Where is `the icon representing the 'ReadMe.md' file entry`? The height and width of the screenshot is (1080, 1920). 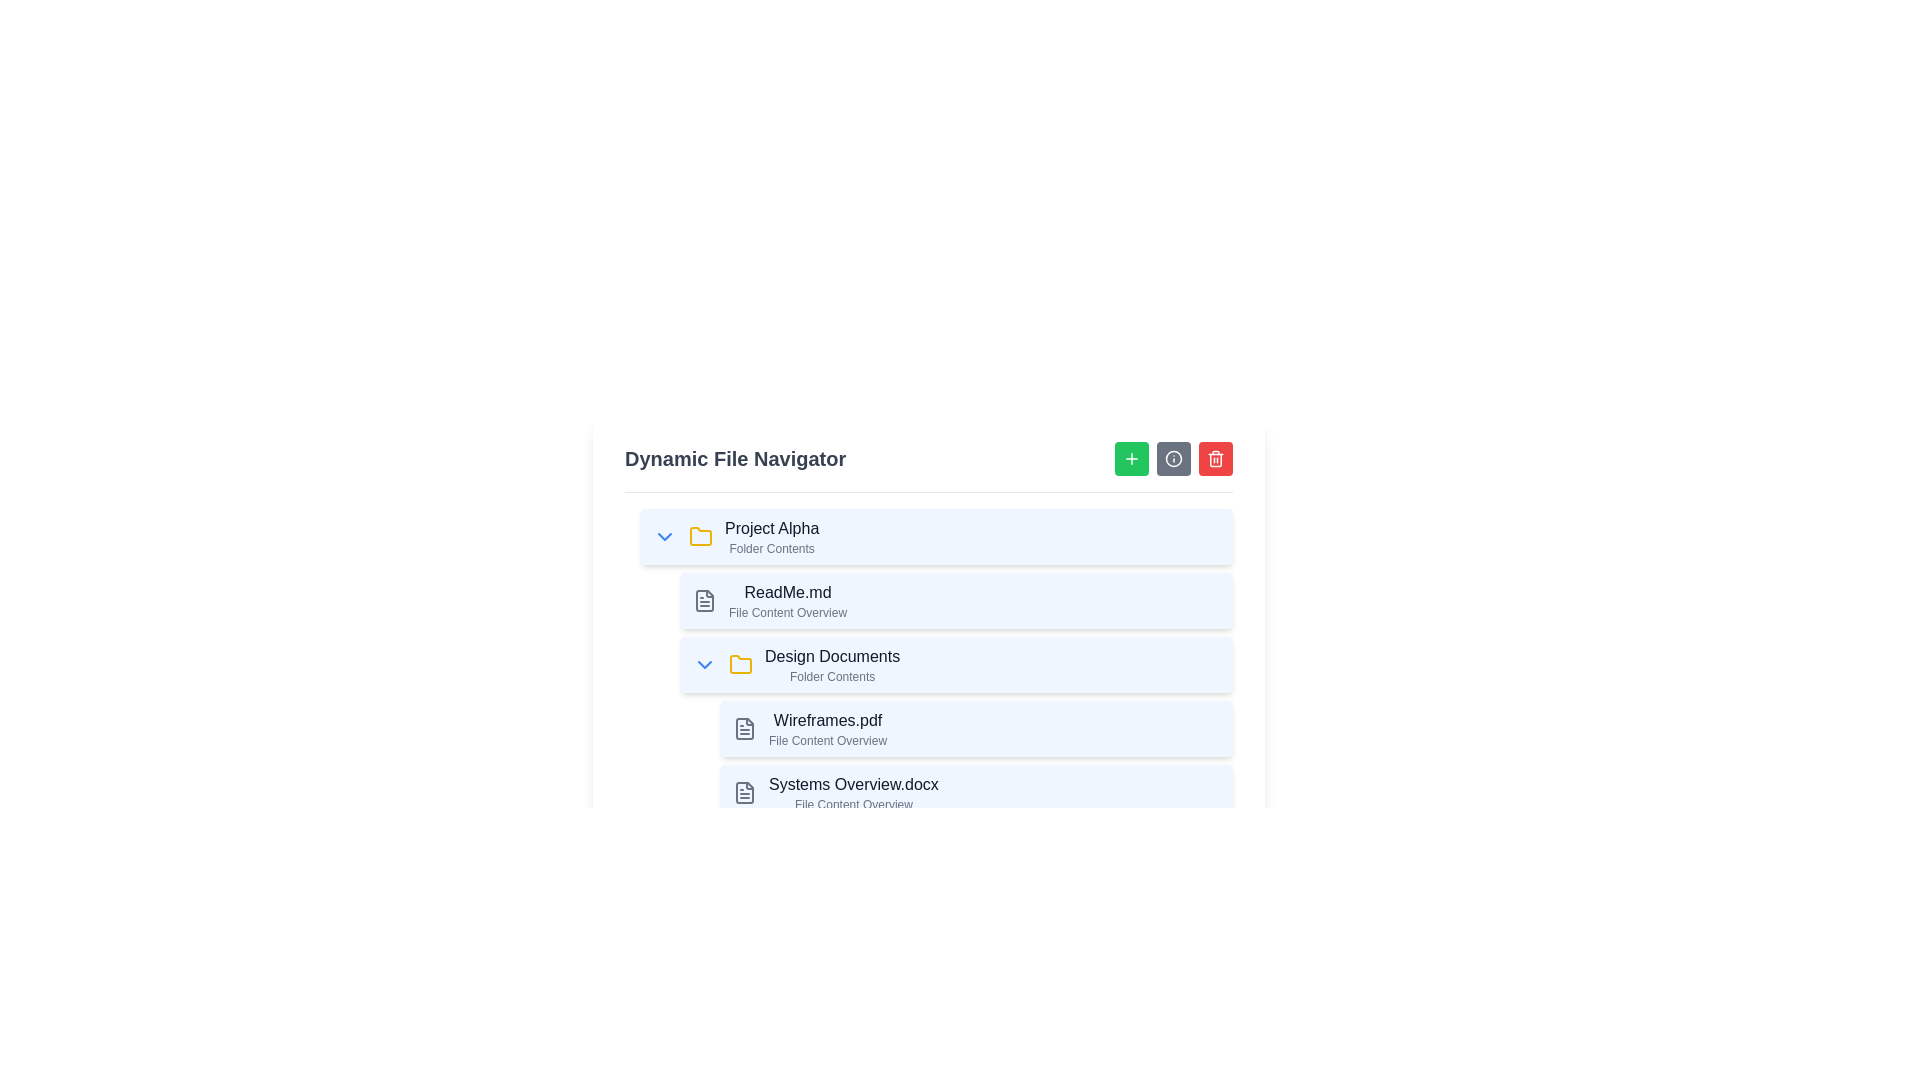
the icon representing the 'ReadMe.md' file entry is located at coordinates (705, 600).